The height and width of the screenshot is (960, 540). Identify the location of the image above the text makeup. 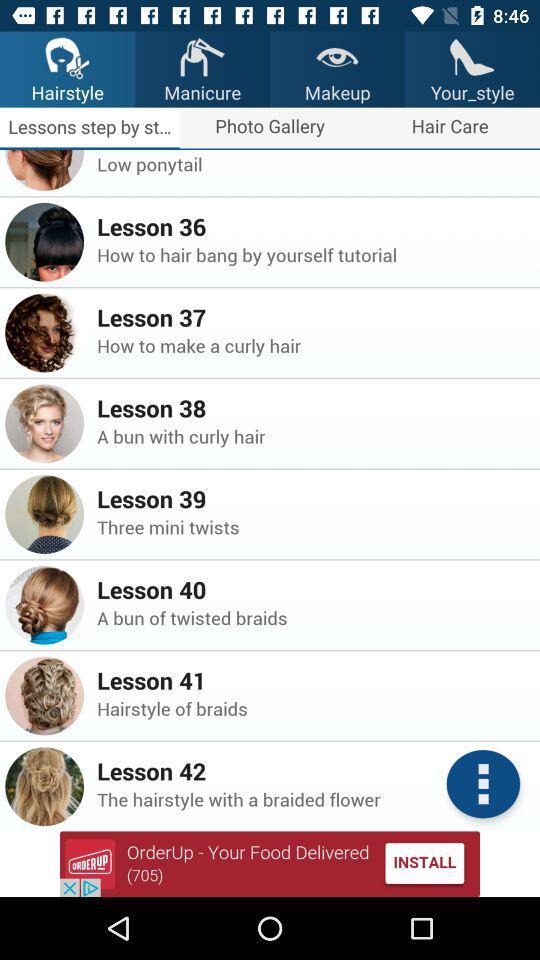
(337, 56).